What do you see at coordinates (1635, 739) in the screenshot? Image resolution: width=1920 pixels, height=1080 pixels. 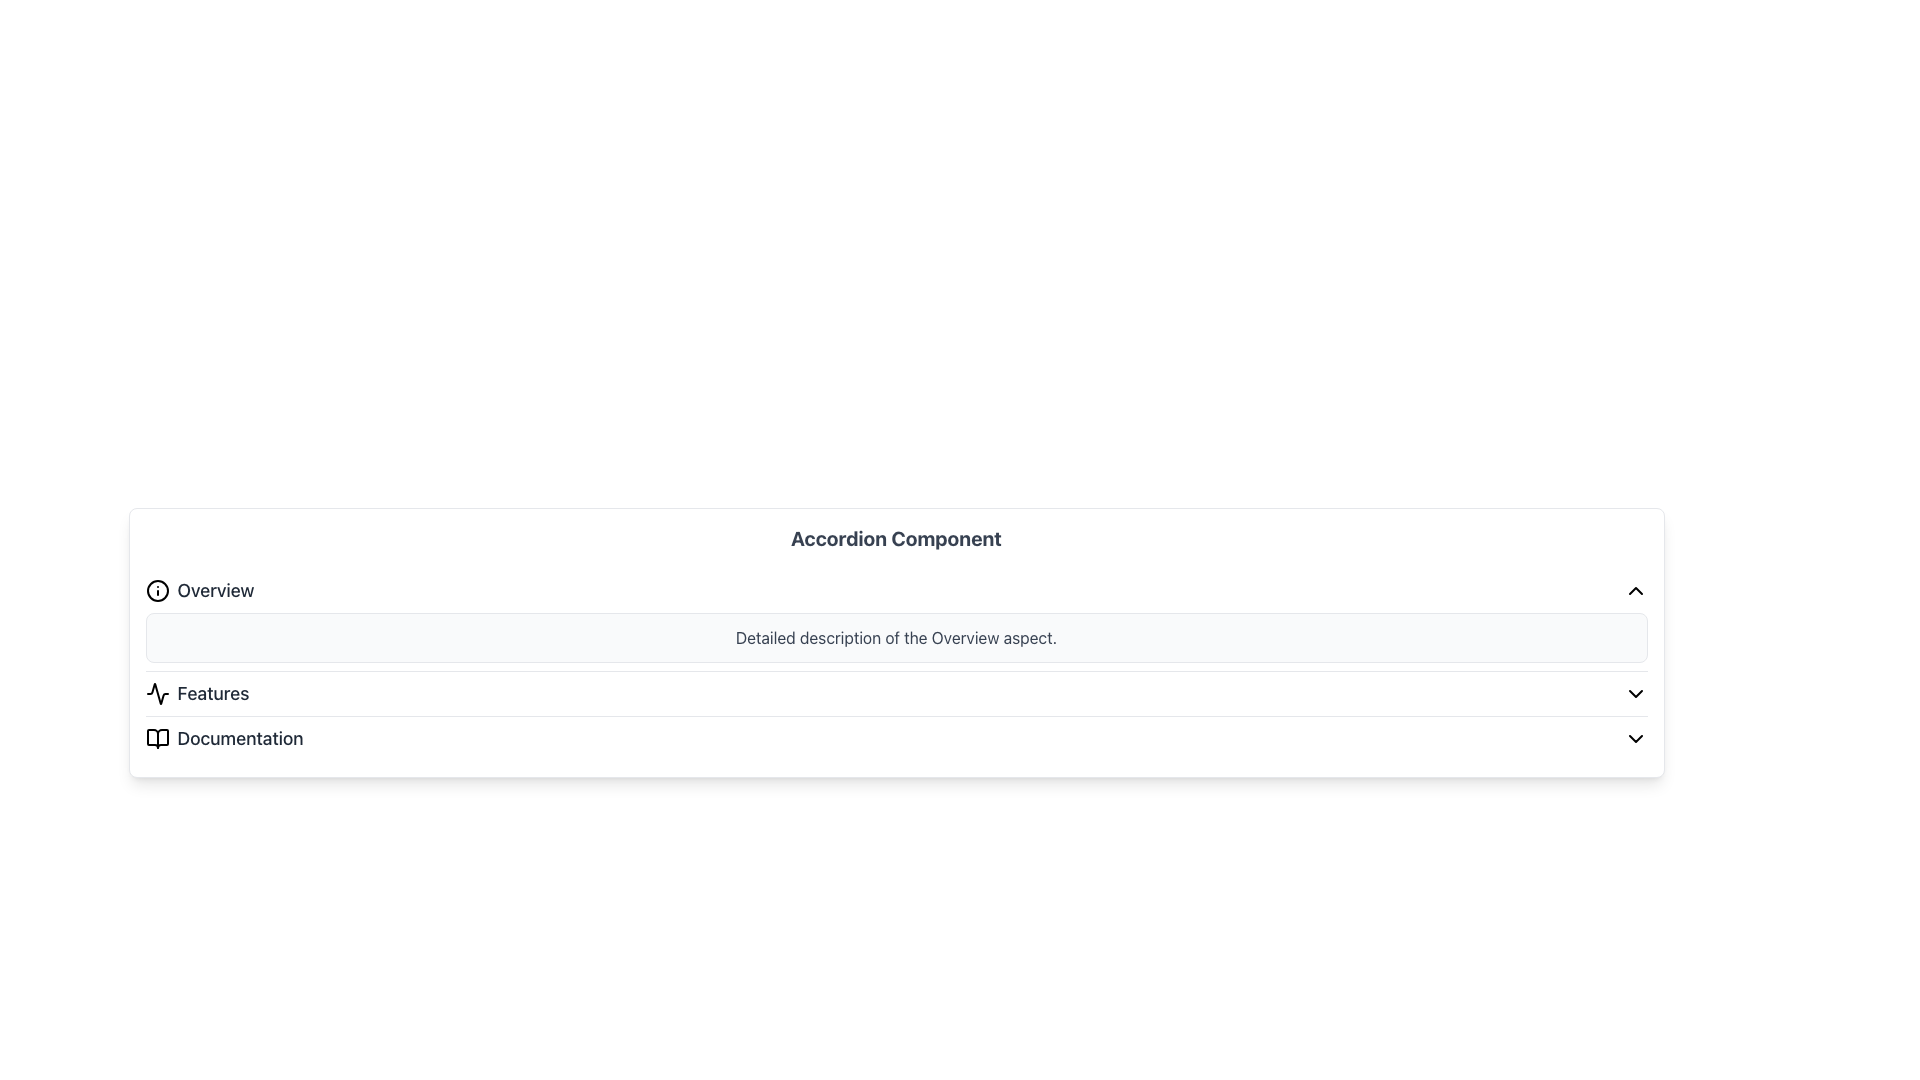 I see `the downward-pointing Chevron icon located to the far right of the 'Documentation' row in the accordion interface` at bounding box center [1635, 739].